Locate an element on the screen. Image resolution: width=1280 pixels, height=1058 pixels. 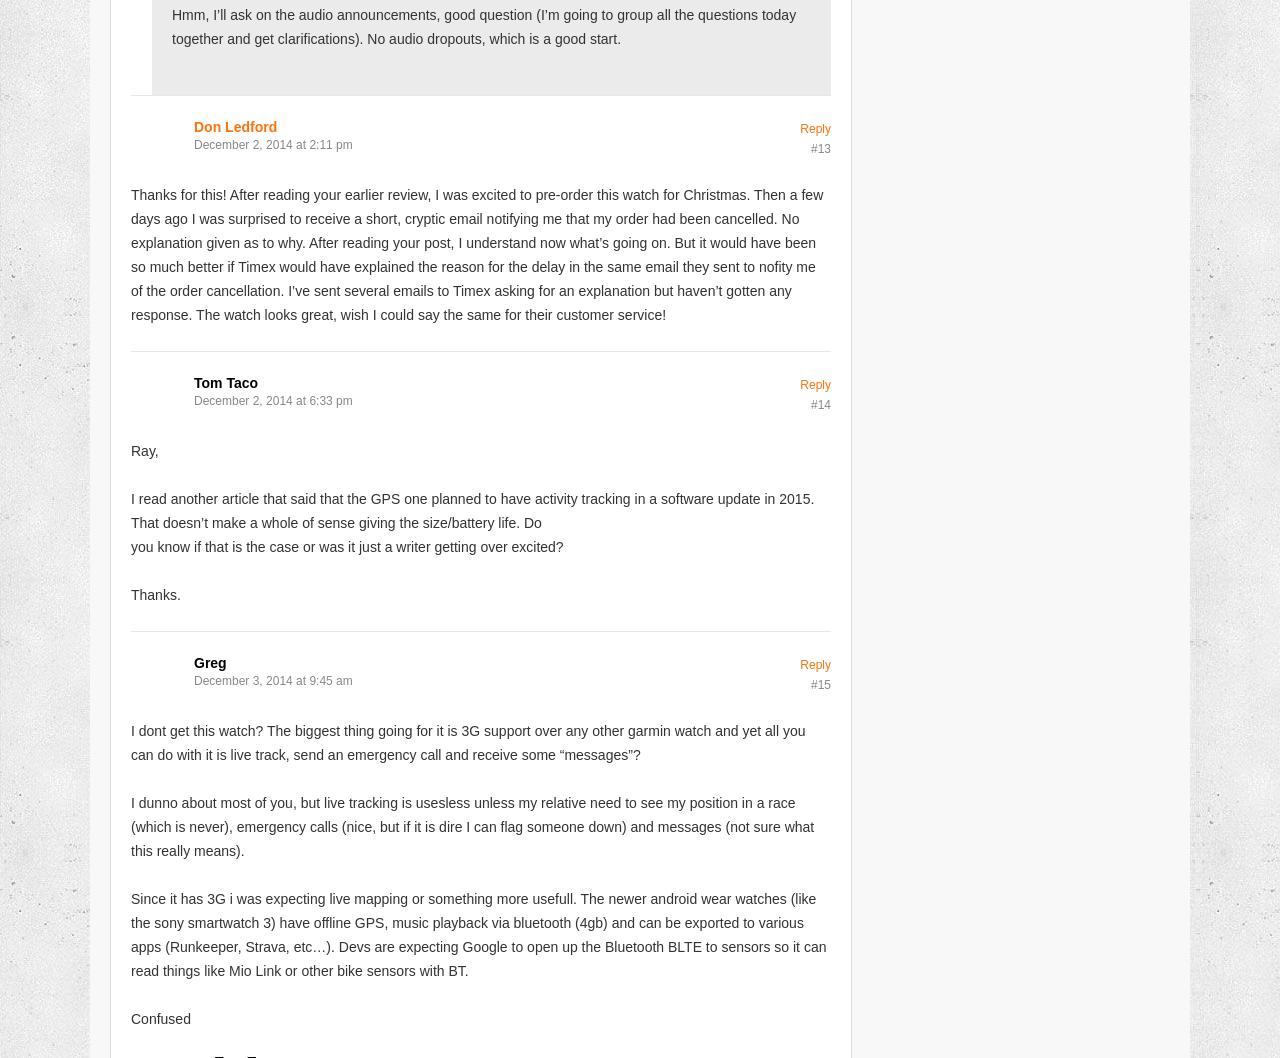
'I dunno about most of you, but live tracking is usesless unless my relative need to see my position in a race (which is never), emergency calls (nice, but if it is dire I can flag someone down) and messages (not sure what this really means).' is located at coordinates (471, 824).